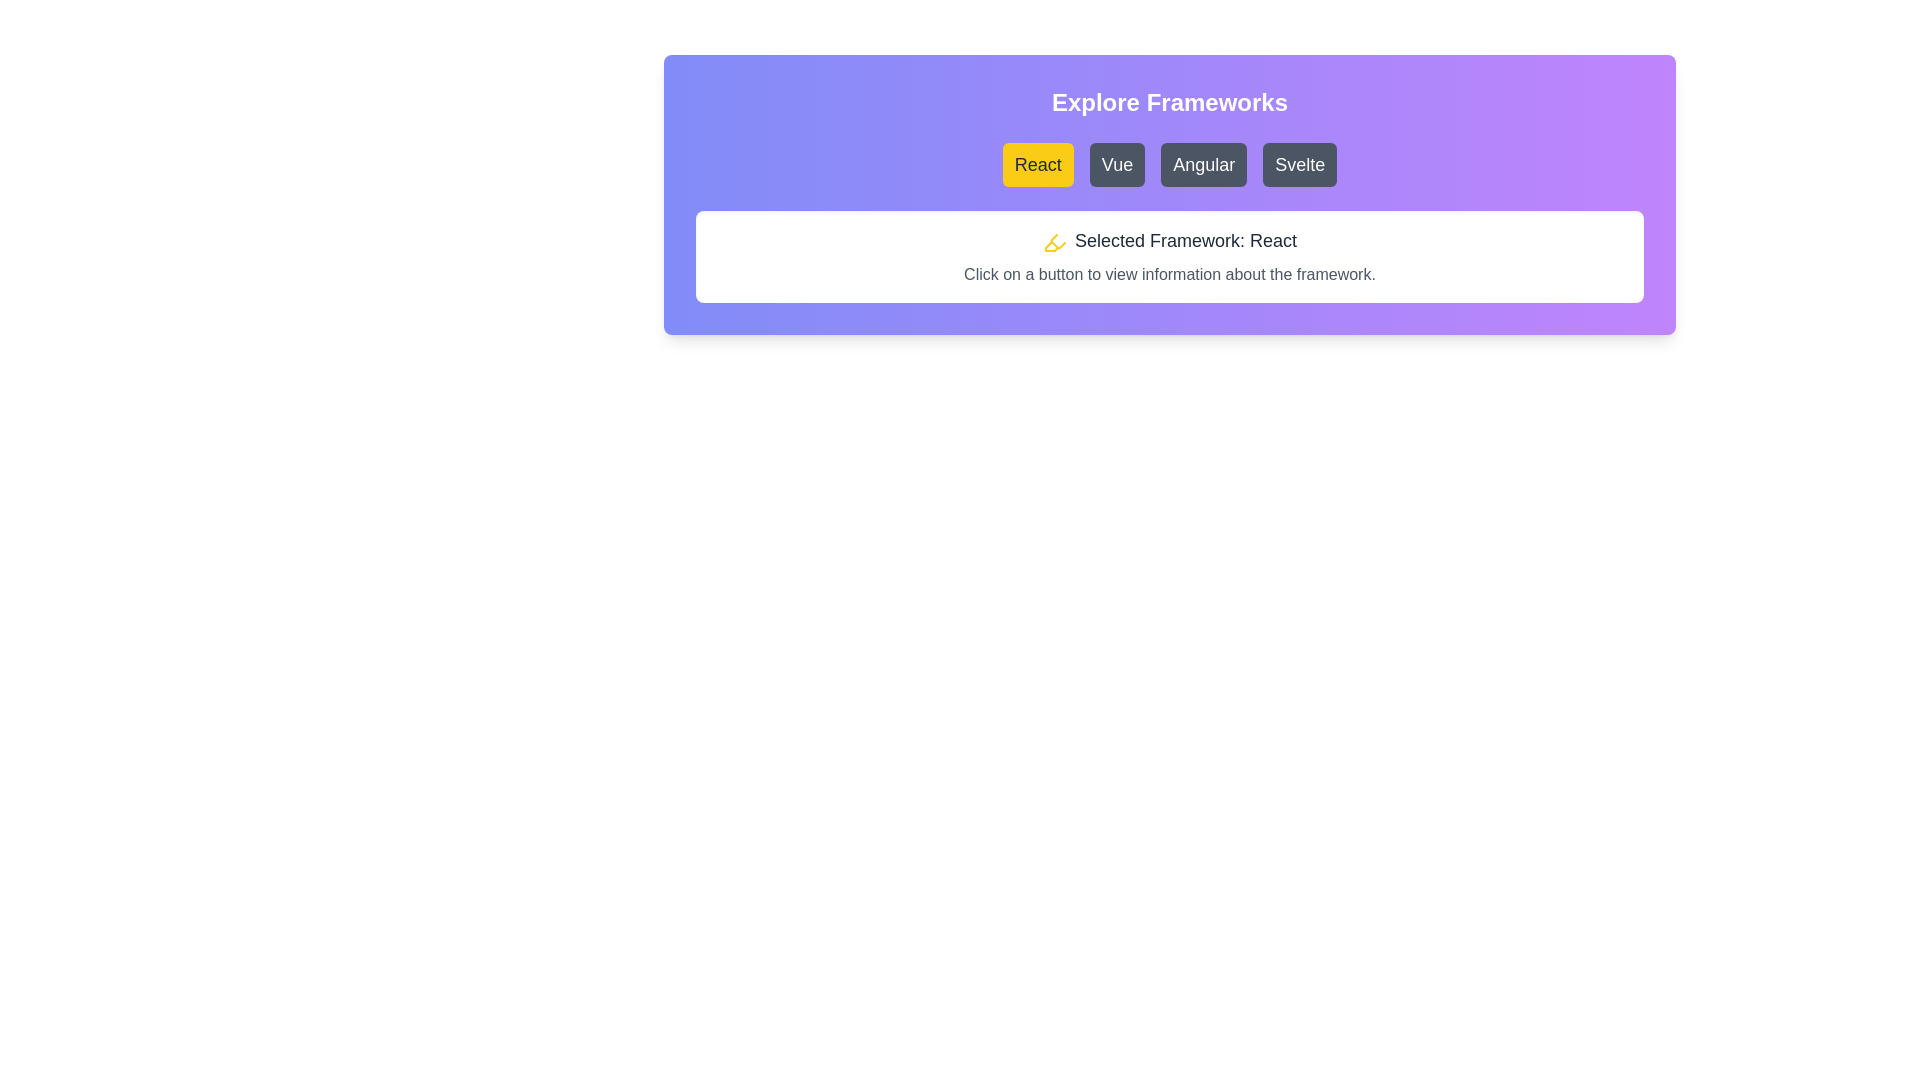 The image size is (1920, 1080). What do you see at coordinates (1170, 256) in the screenshot?
I see `information displayed in the Informational Display Box that shows 'Selected Framework: React' with a yellow icon before it` at bounding box center [1170, 256].